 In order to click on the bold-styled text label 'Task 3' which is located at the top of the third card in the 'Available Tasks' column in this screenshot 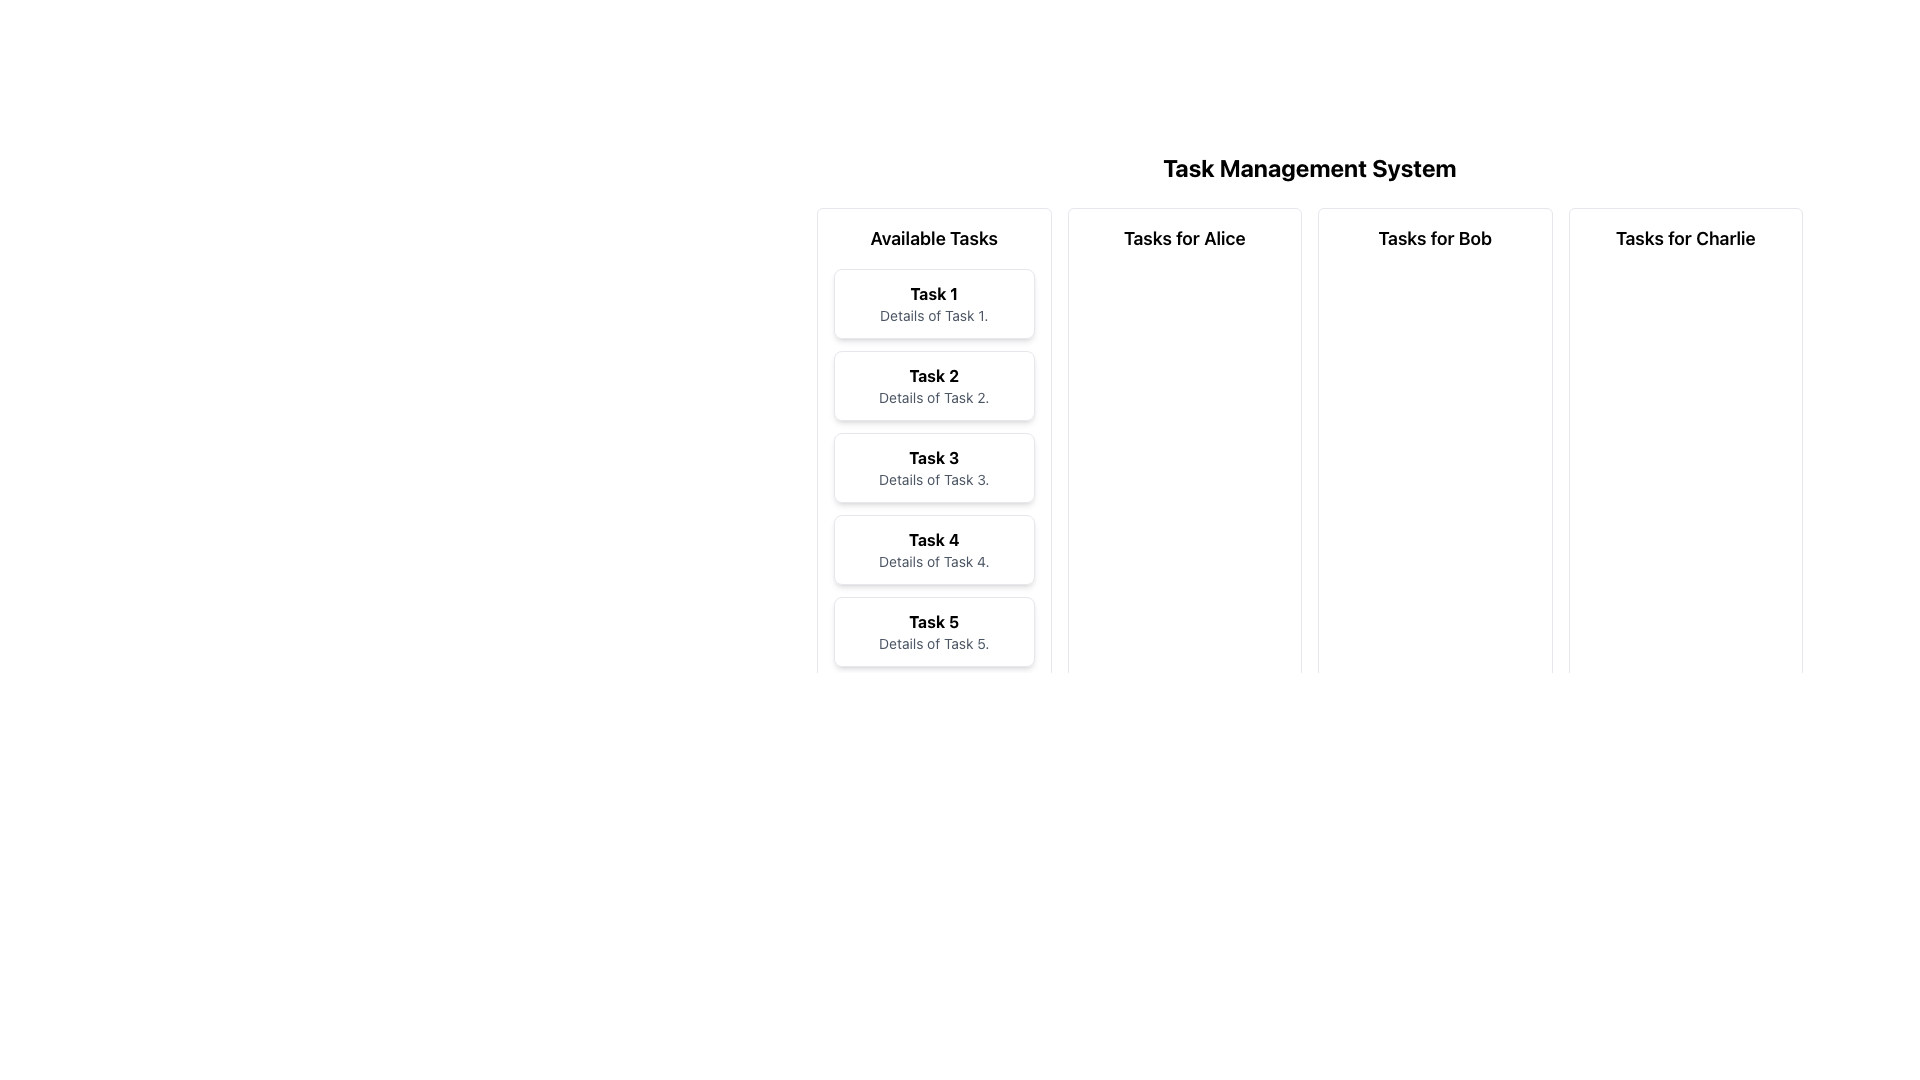, I will do `click(933, 458)`.